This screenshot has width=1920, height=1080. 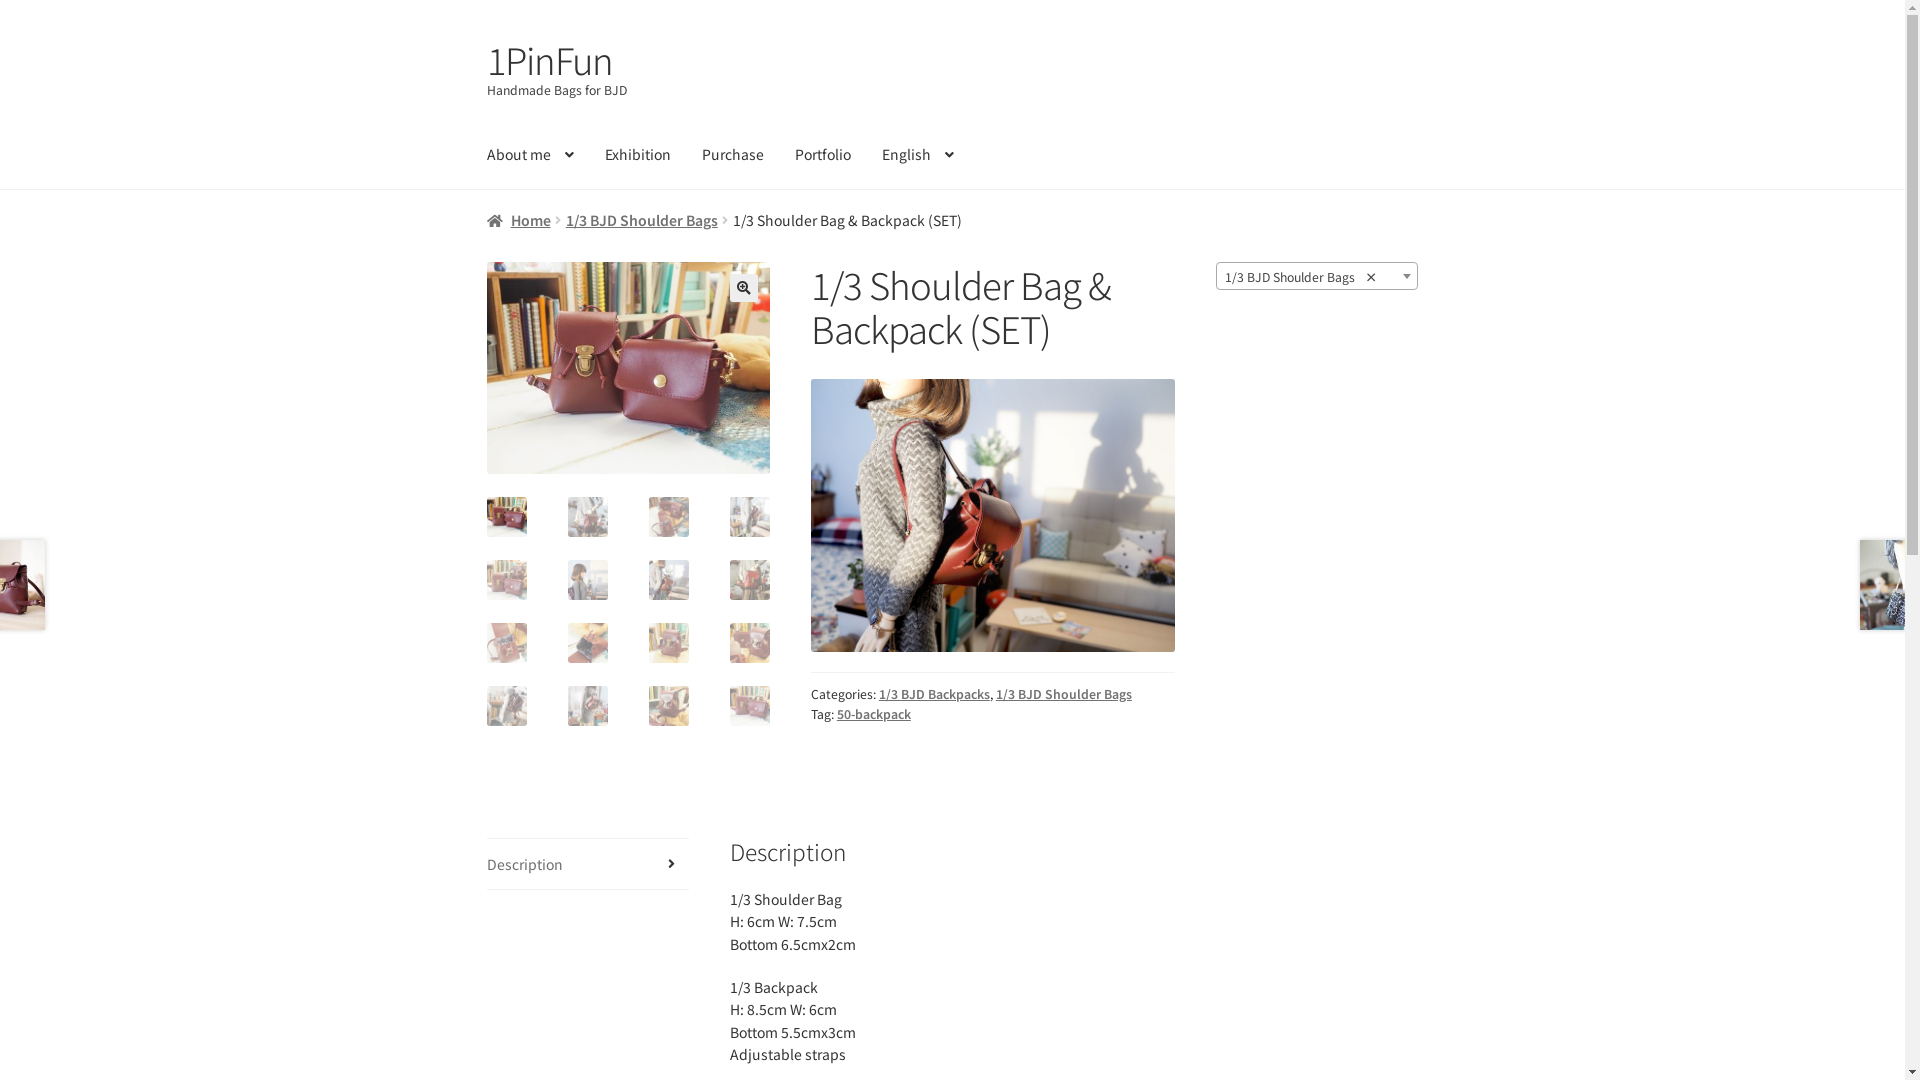 I want to click on 'Portfolio', so click(x=822, y=153).